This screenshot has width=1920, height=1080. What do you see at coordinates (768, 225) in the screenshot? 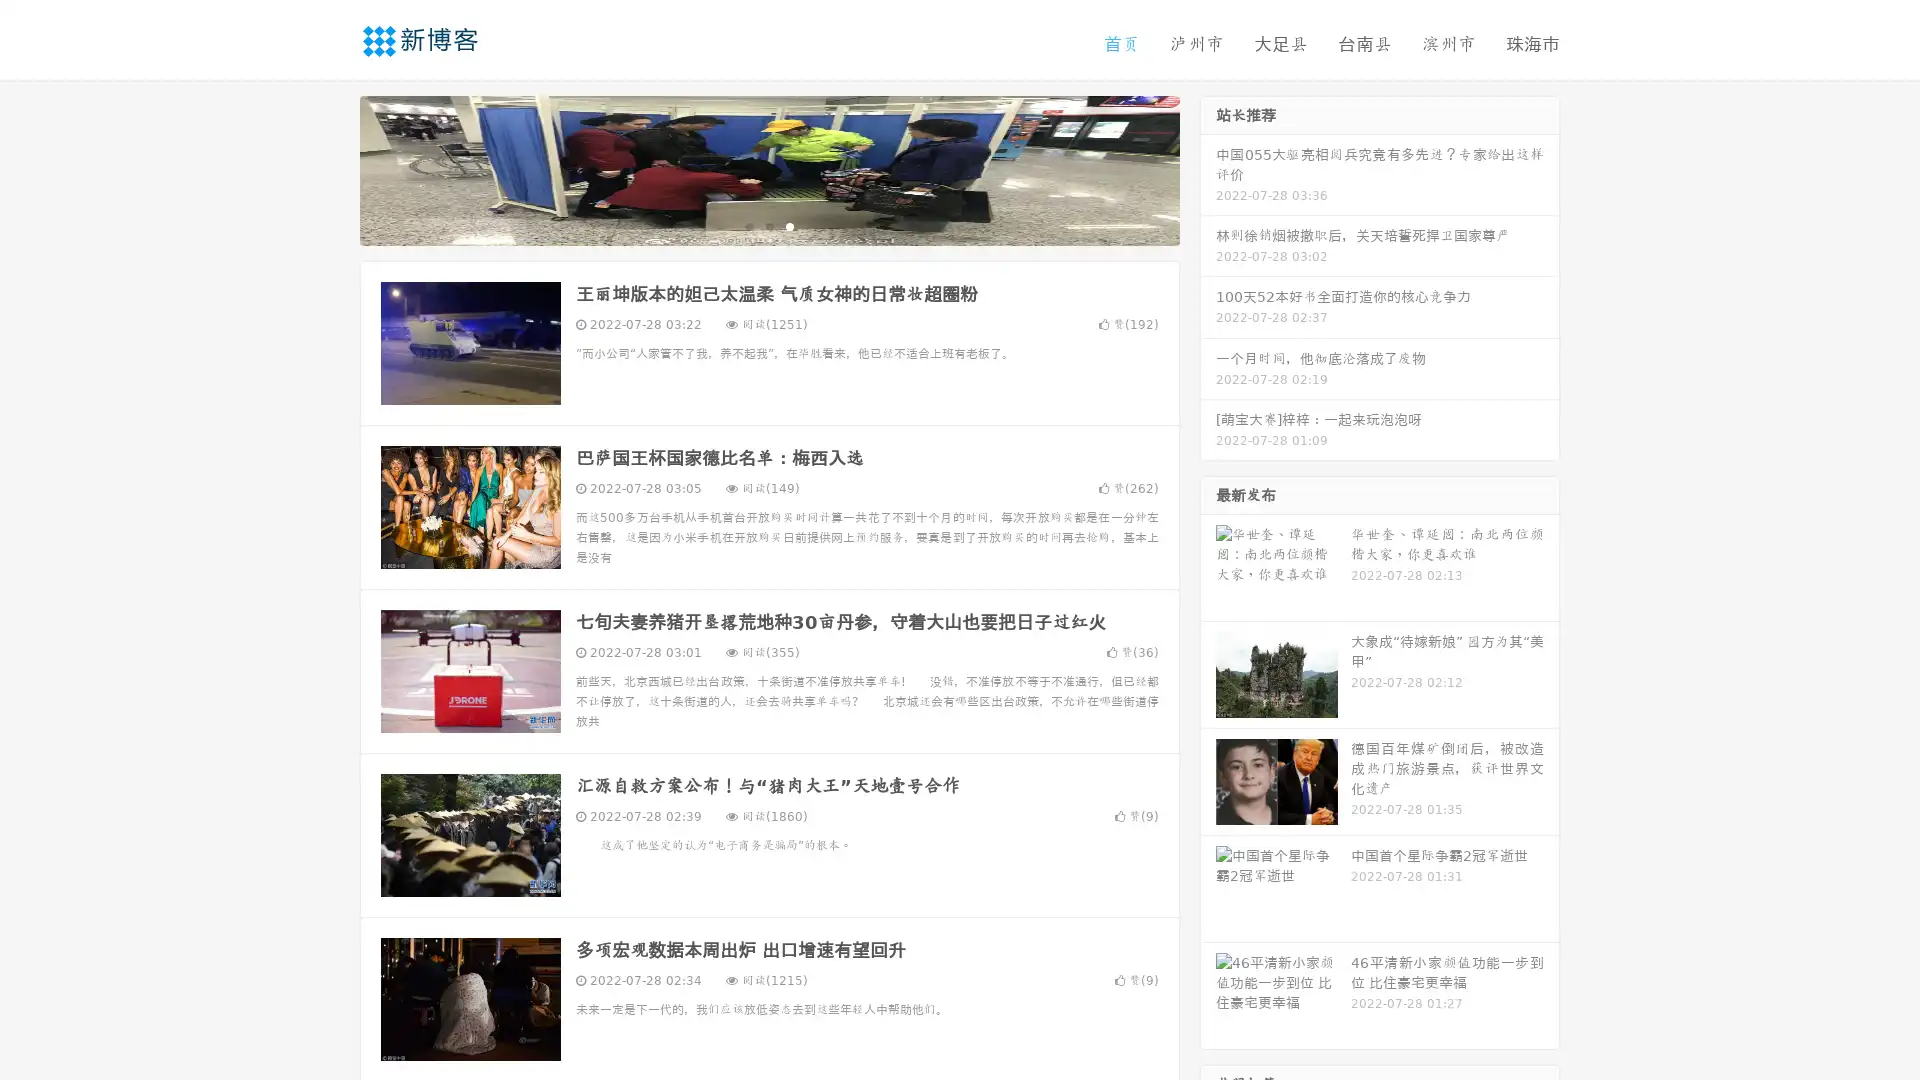
I see `Go to slide 2` at bounding box center [768, 225].